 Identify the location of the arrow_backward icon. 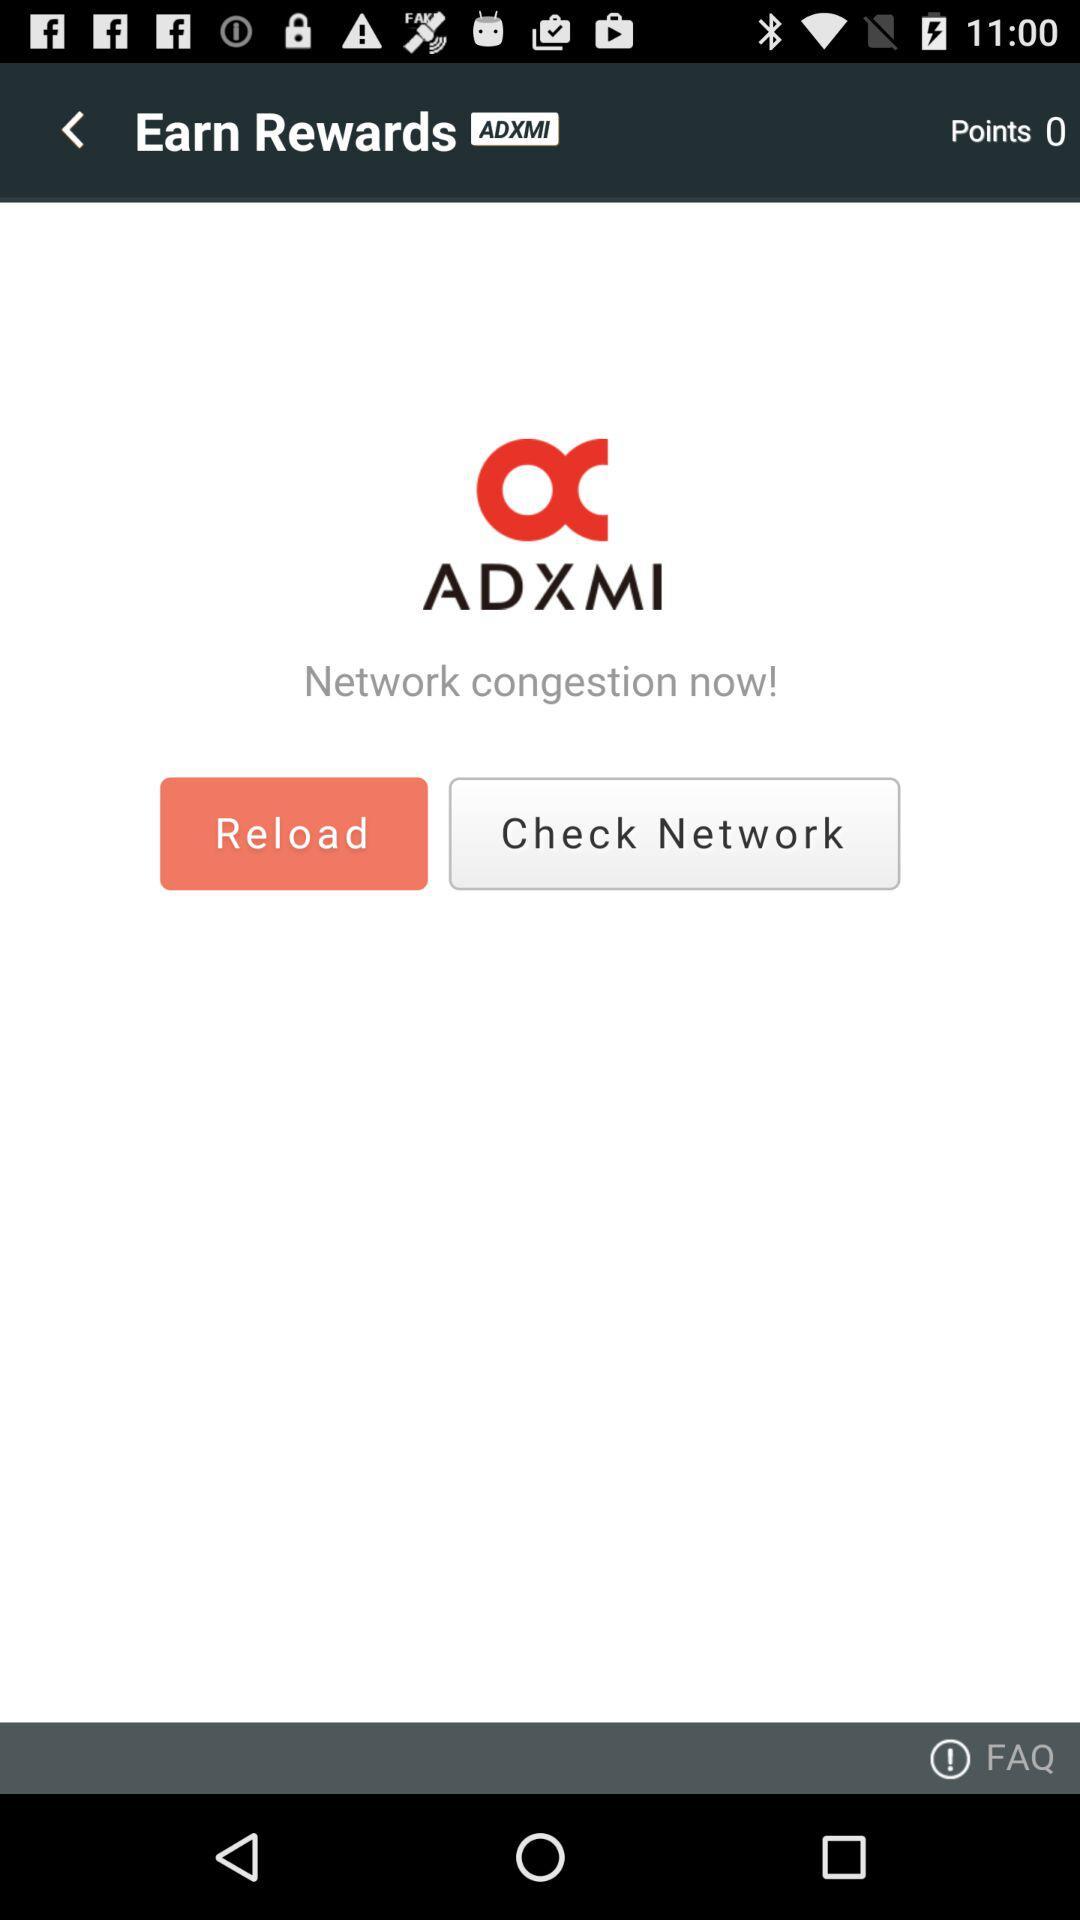
(64, 138).